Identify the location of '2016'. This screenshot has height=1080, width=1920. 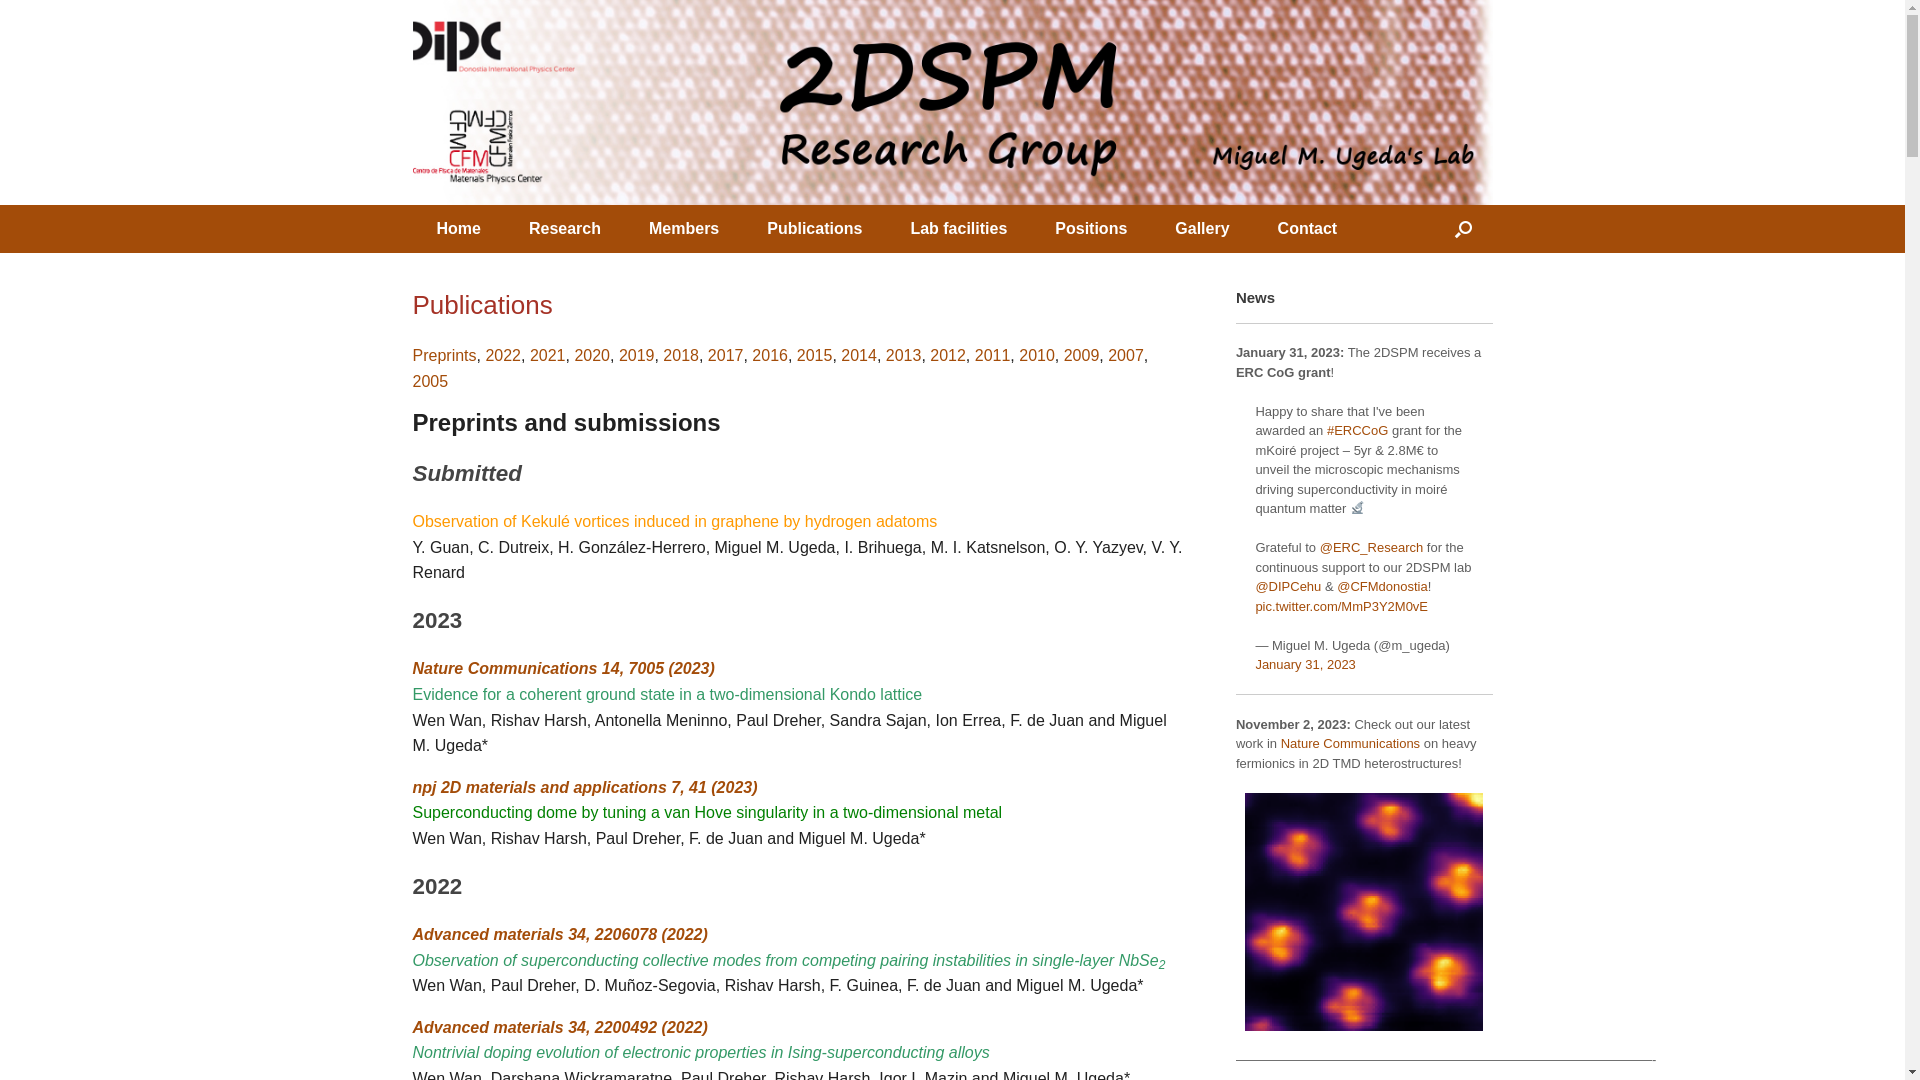
(768, 354).